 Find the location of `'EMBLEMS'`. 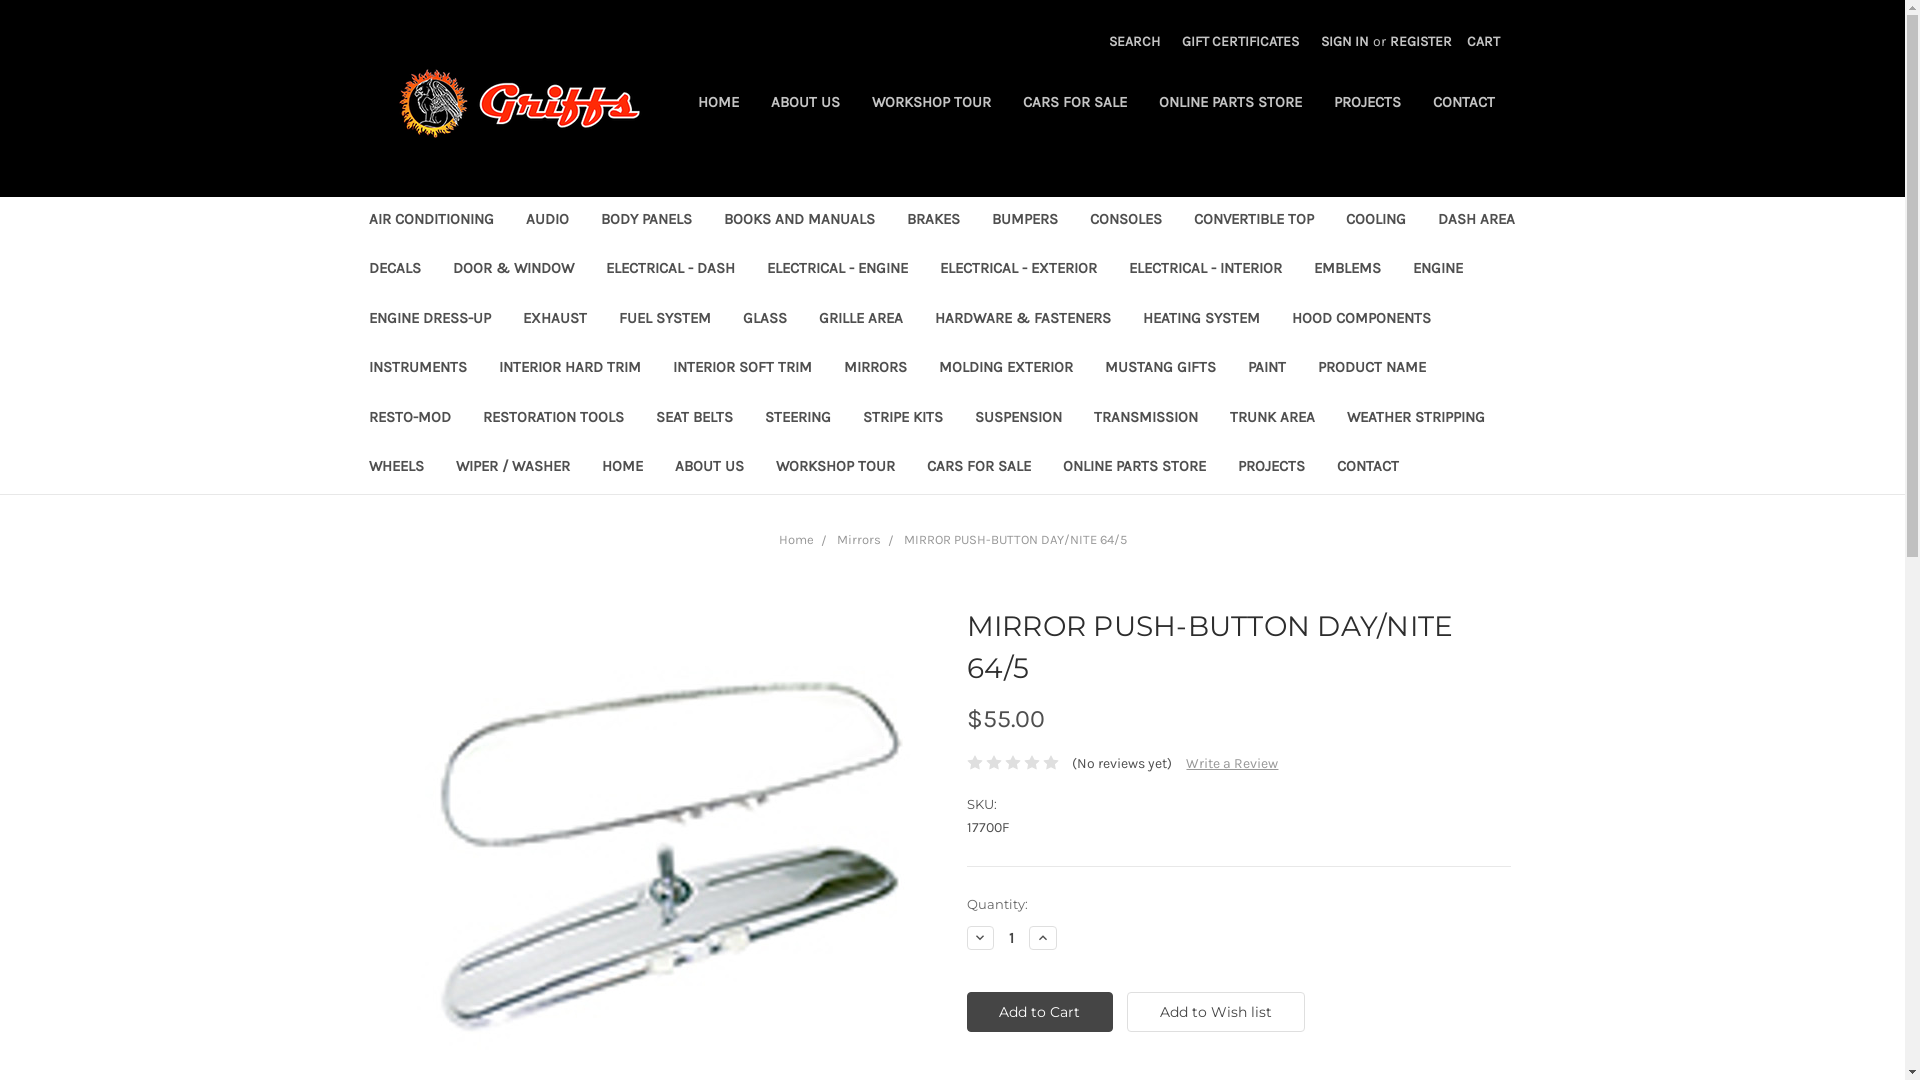

'EMBLEMS' is located at coordinates (1297, 270).